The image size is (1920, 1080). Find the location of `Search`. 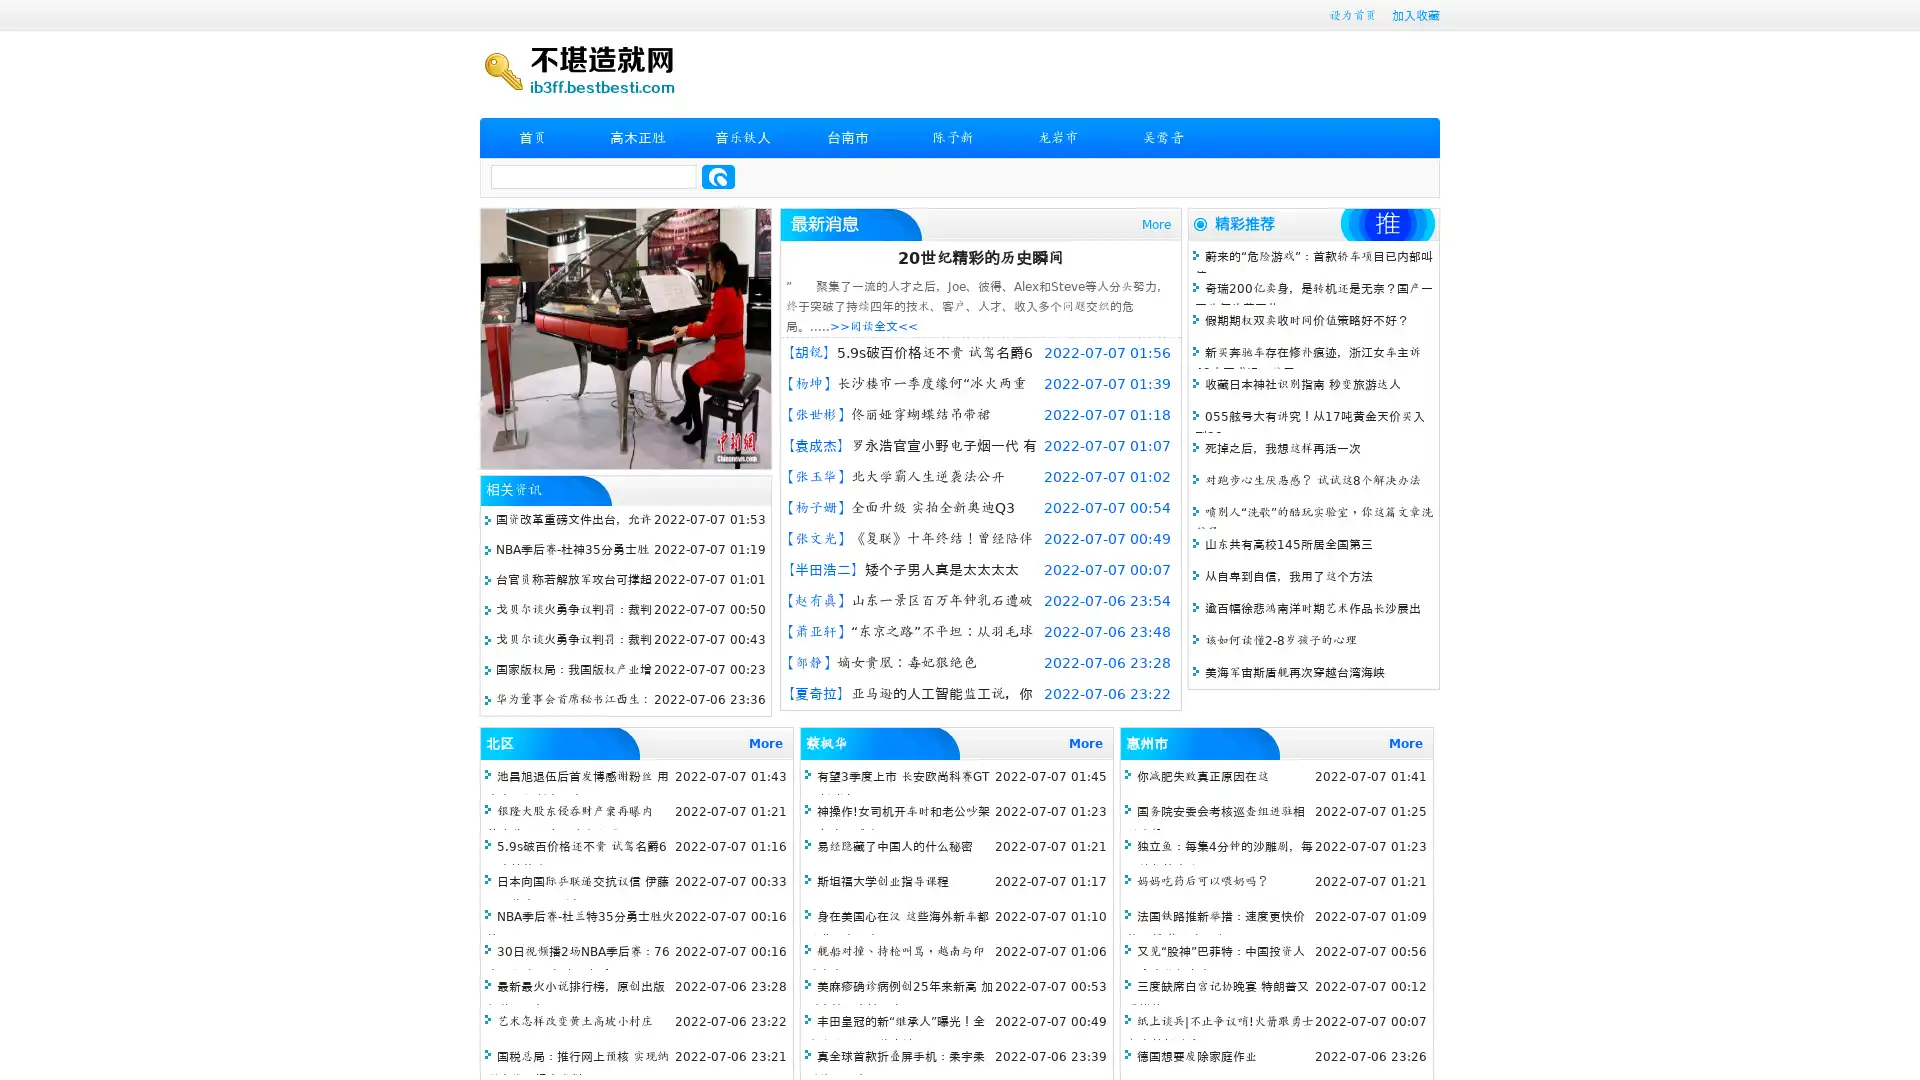

Search is located at coordinates (718, 176).